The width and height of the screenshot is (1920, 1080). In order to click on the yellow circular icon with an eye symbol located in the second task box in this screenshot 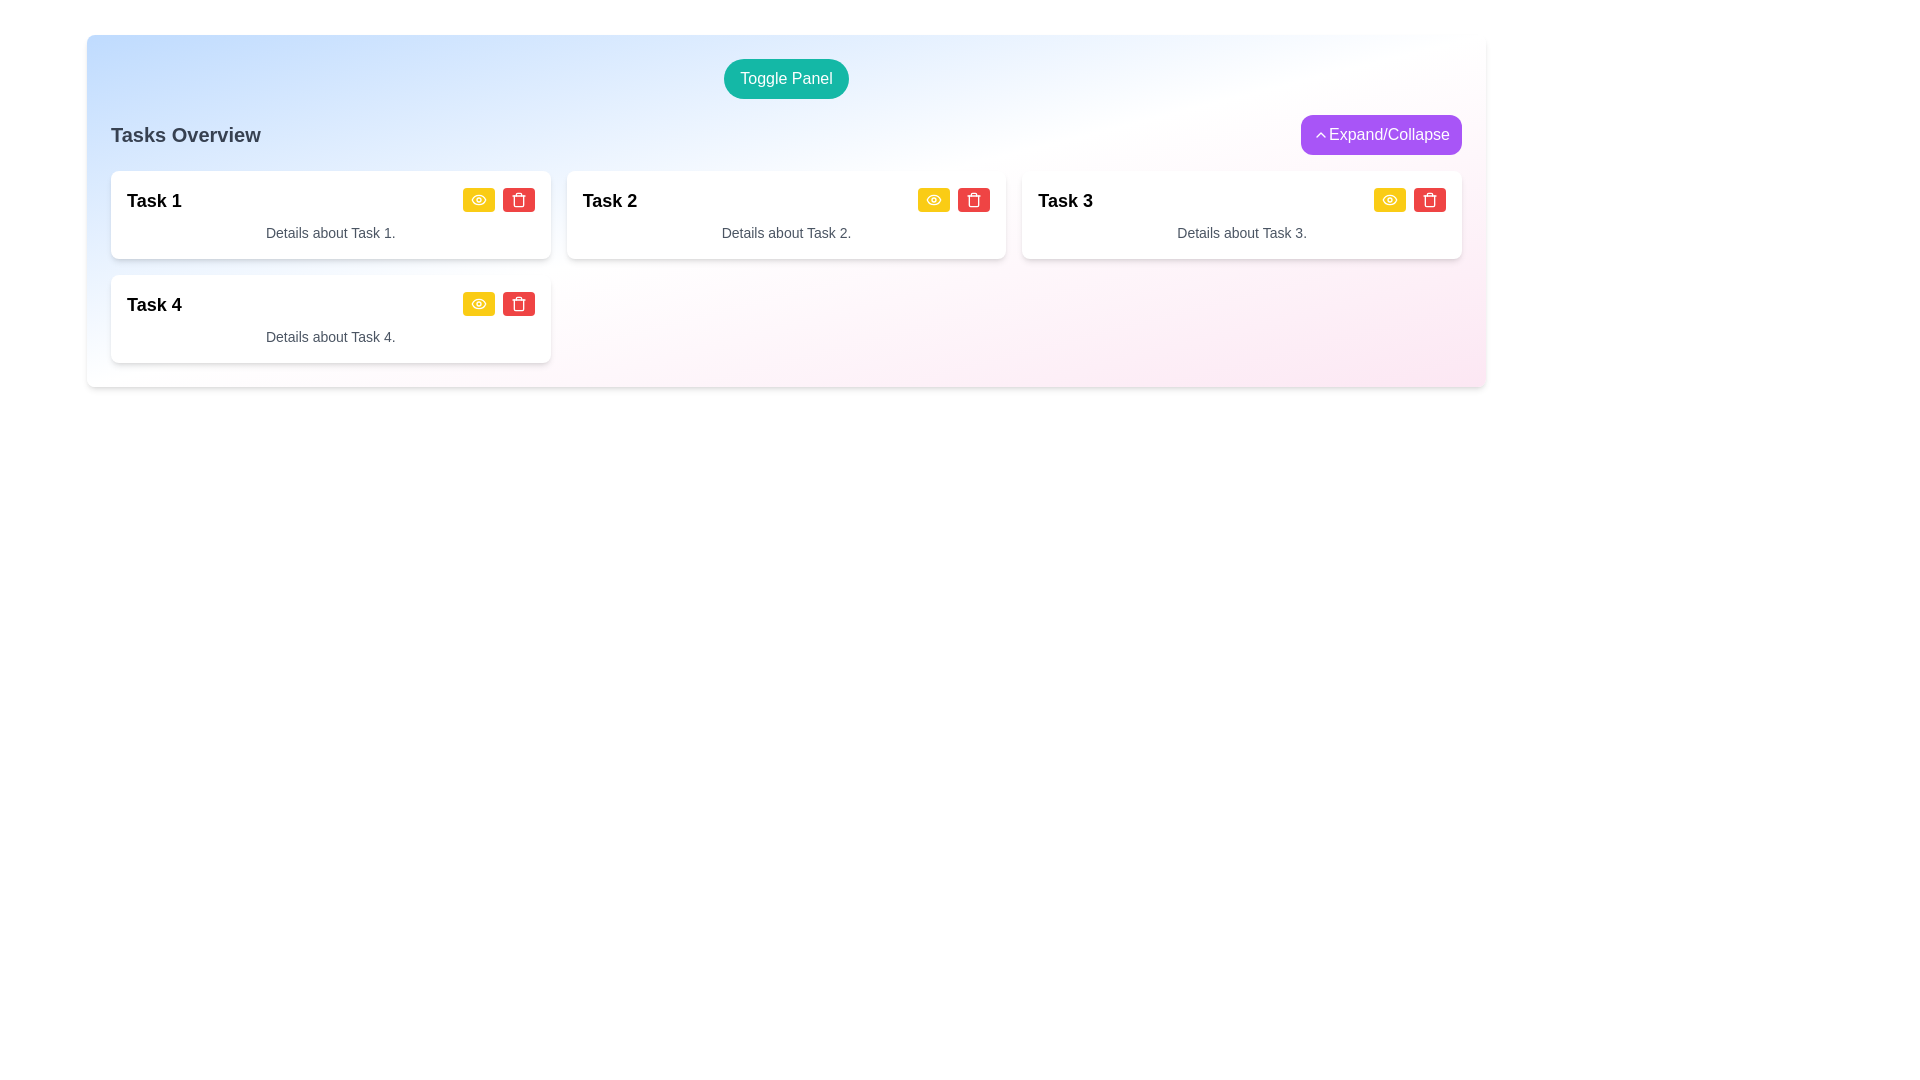, I will do `click(933, 199)`.